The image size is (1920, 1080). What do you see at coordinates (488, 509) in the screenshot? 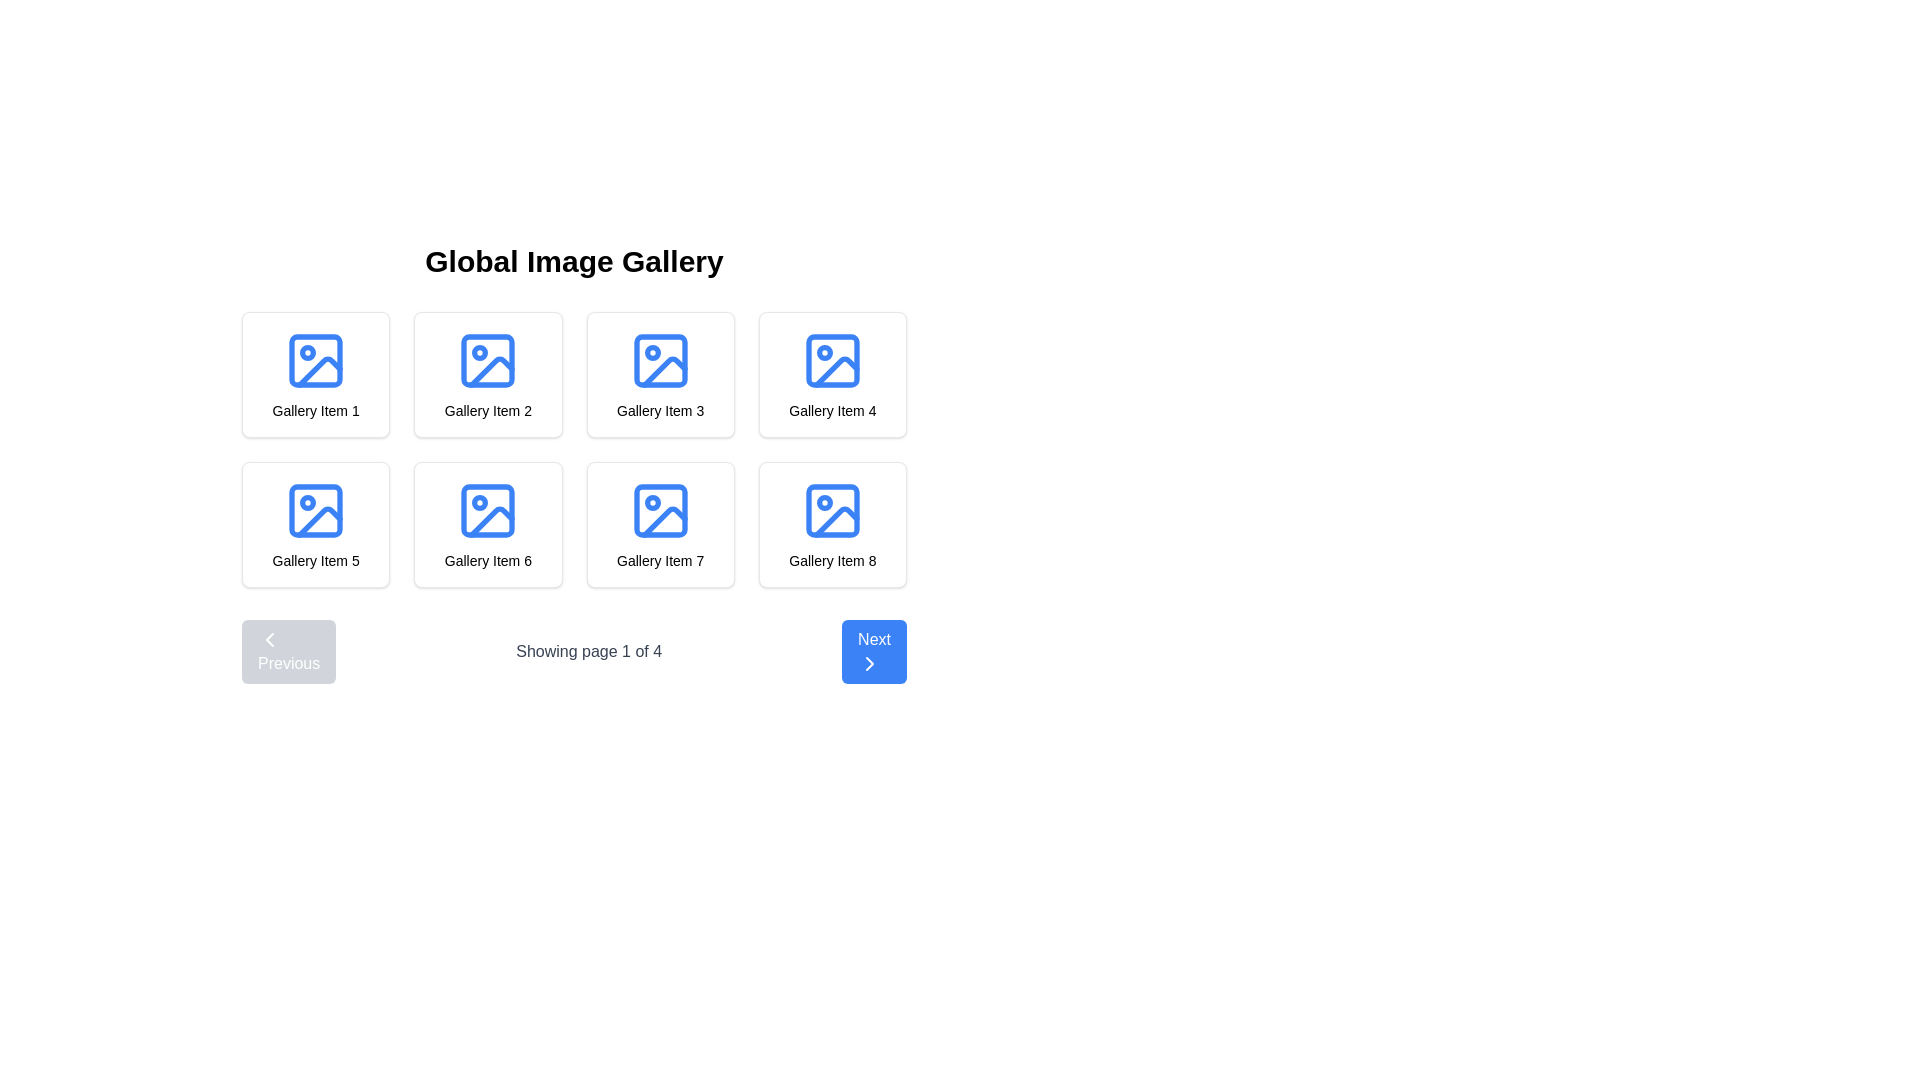
I see `the decorative SVG icon representing the image content type located at the top center of the sixth gallery item in a 4x2 grid` at bounding box center [488, 509].